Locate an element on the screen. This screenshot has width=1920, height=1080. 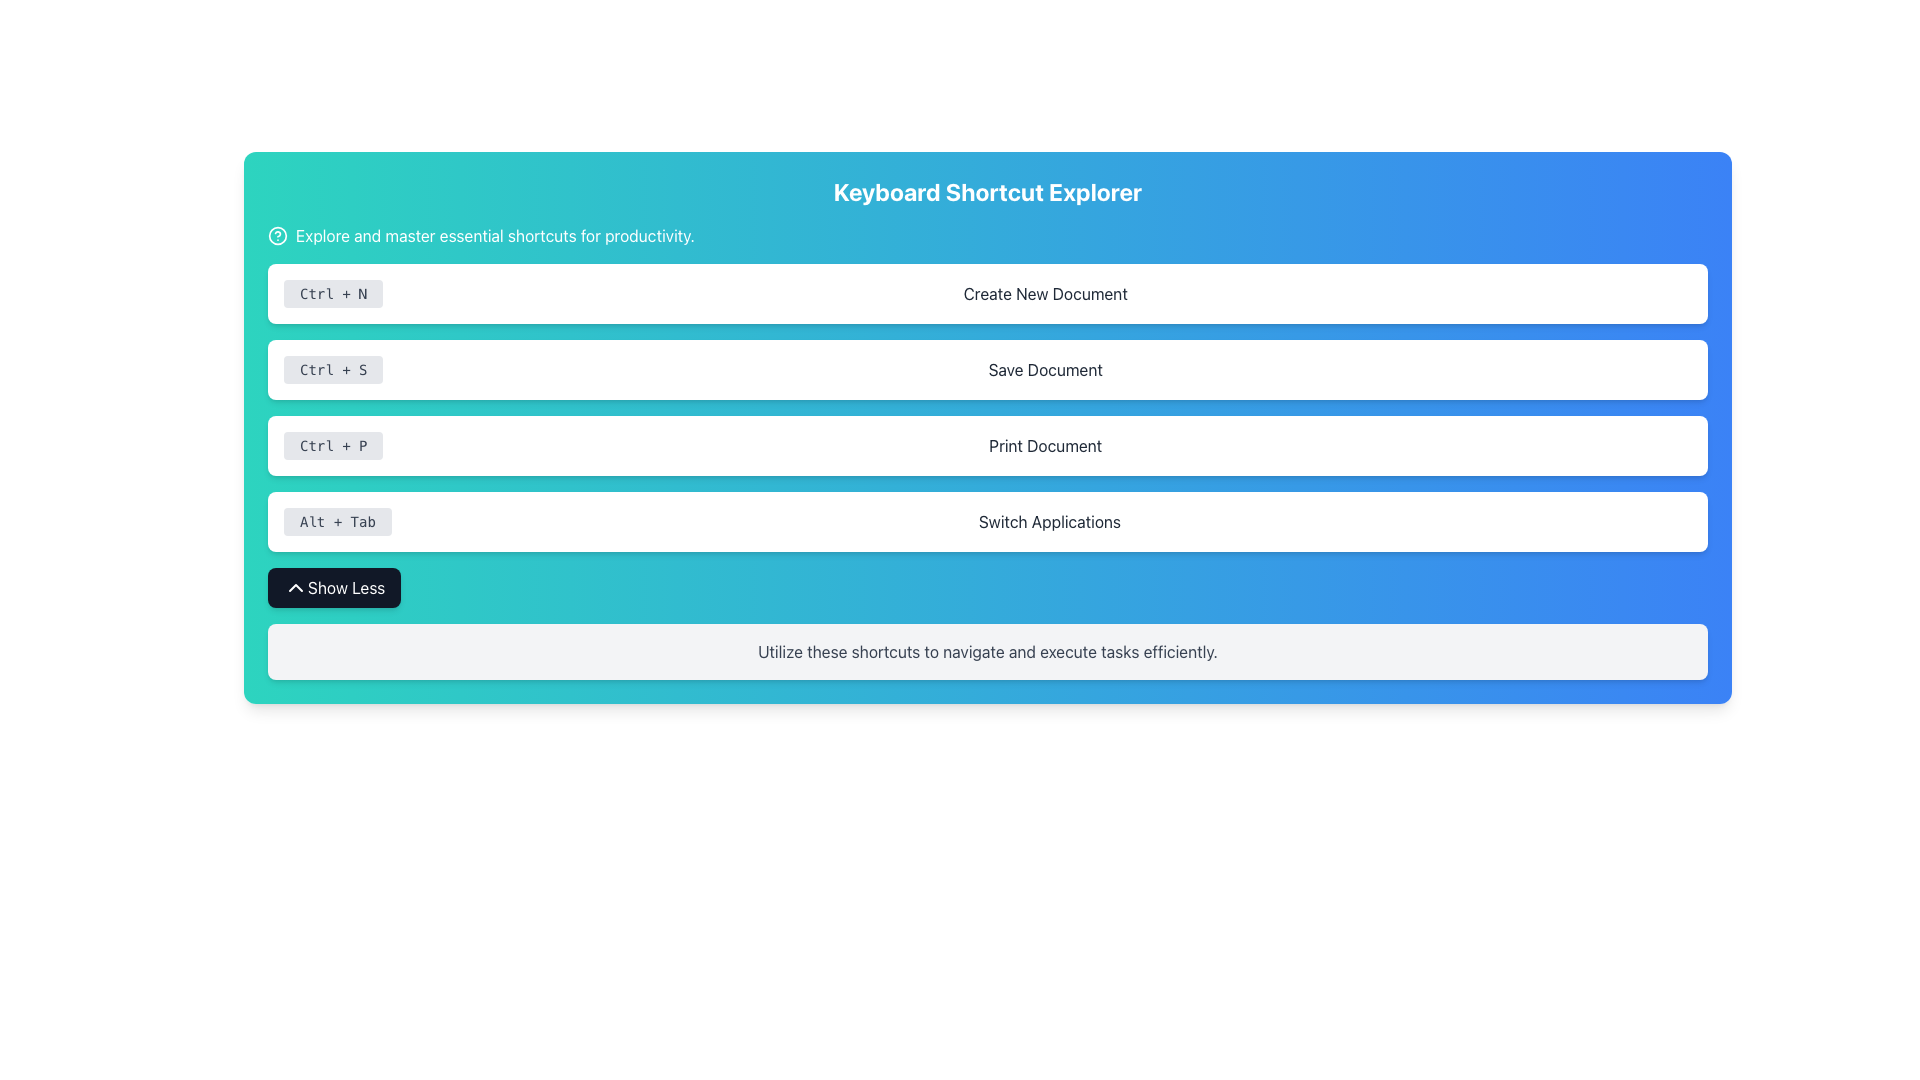
the Static Label with the text 'Ctrl + P', which has a light gray background and is located in the 'Print Document' row is located at coordinates (333, 445).